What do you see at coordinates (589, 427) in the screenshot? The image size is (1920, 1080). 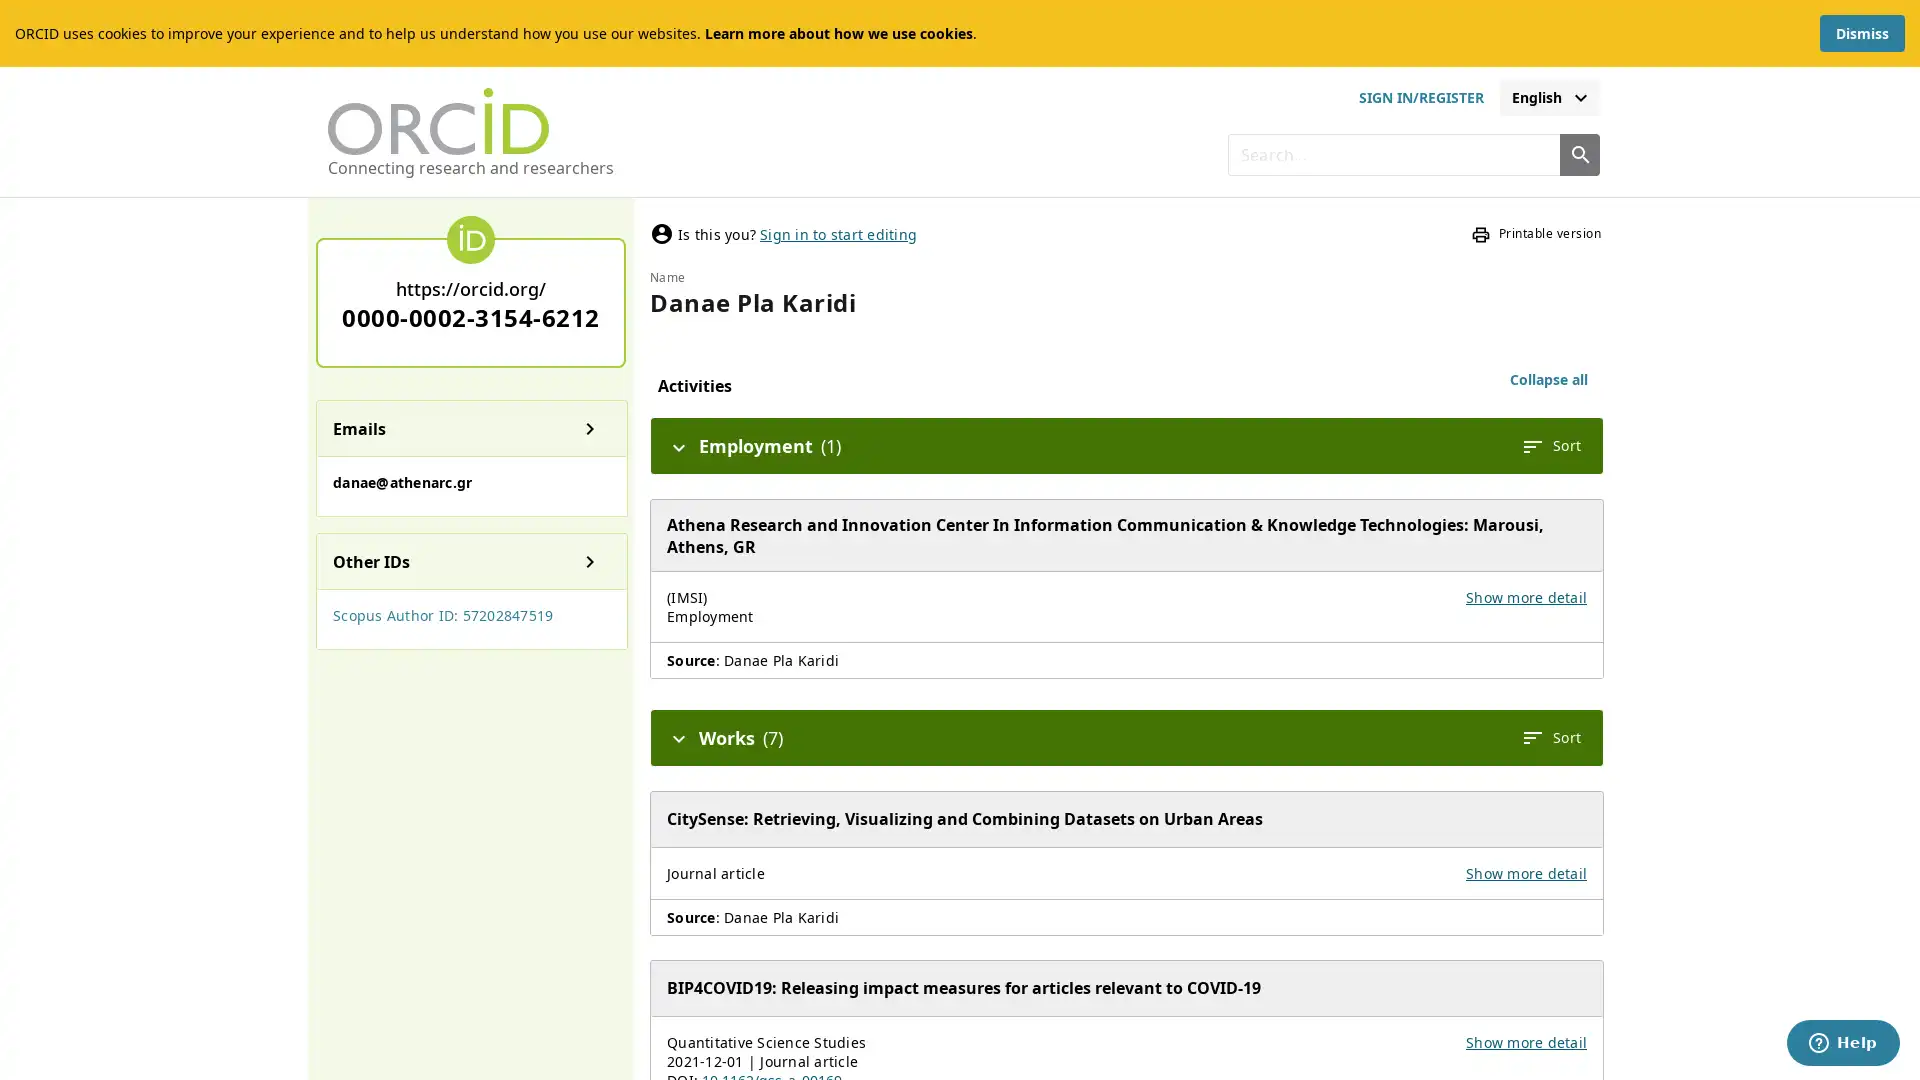 I see `Show details` at bounding box center [589, 427].